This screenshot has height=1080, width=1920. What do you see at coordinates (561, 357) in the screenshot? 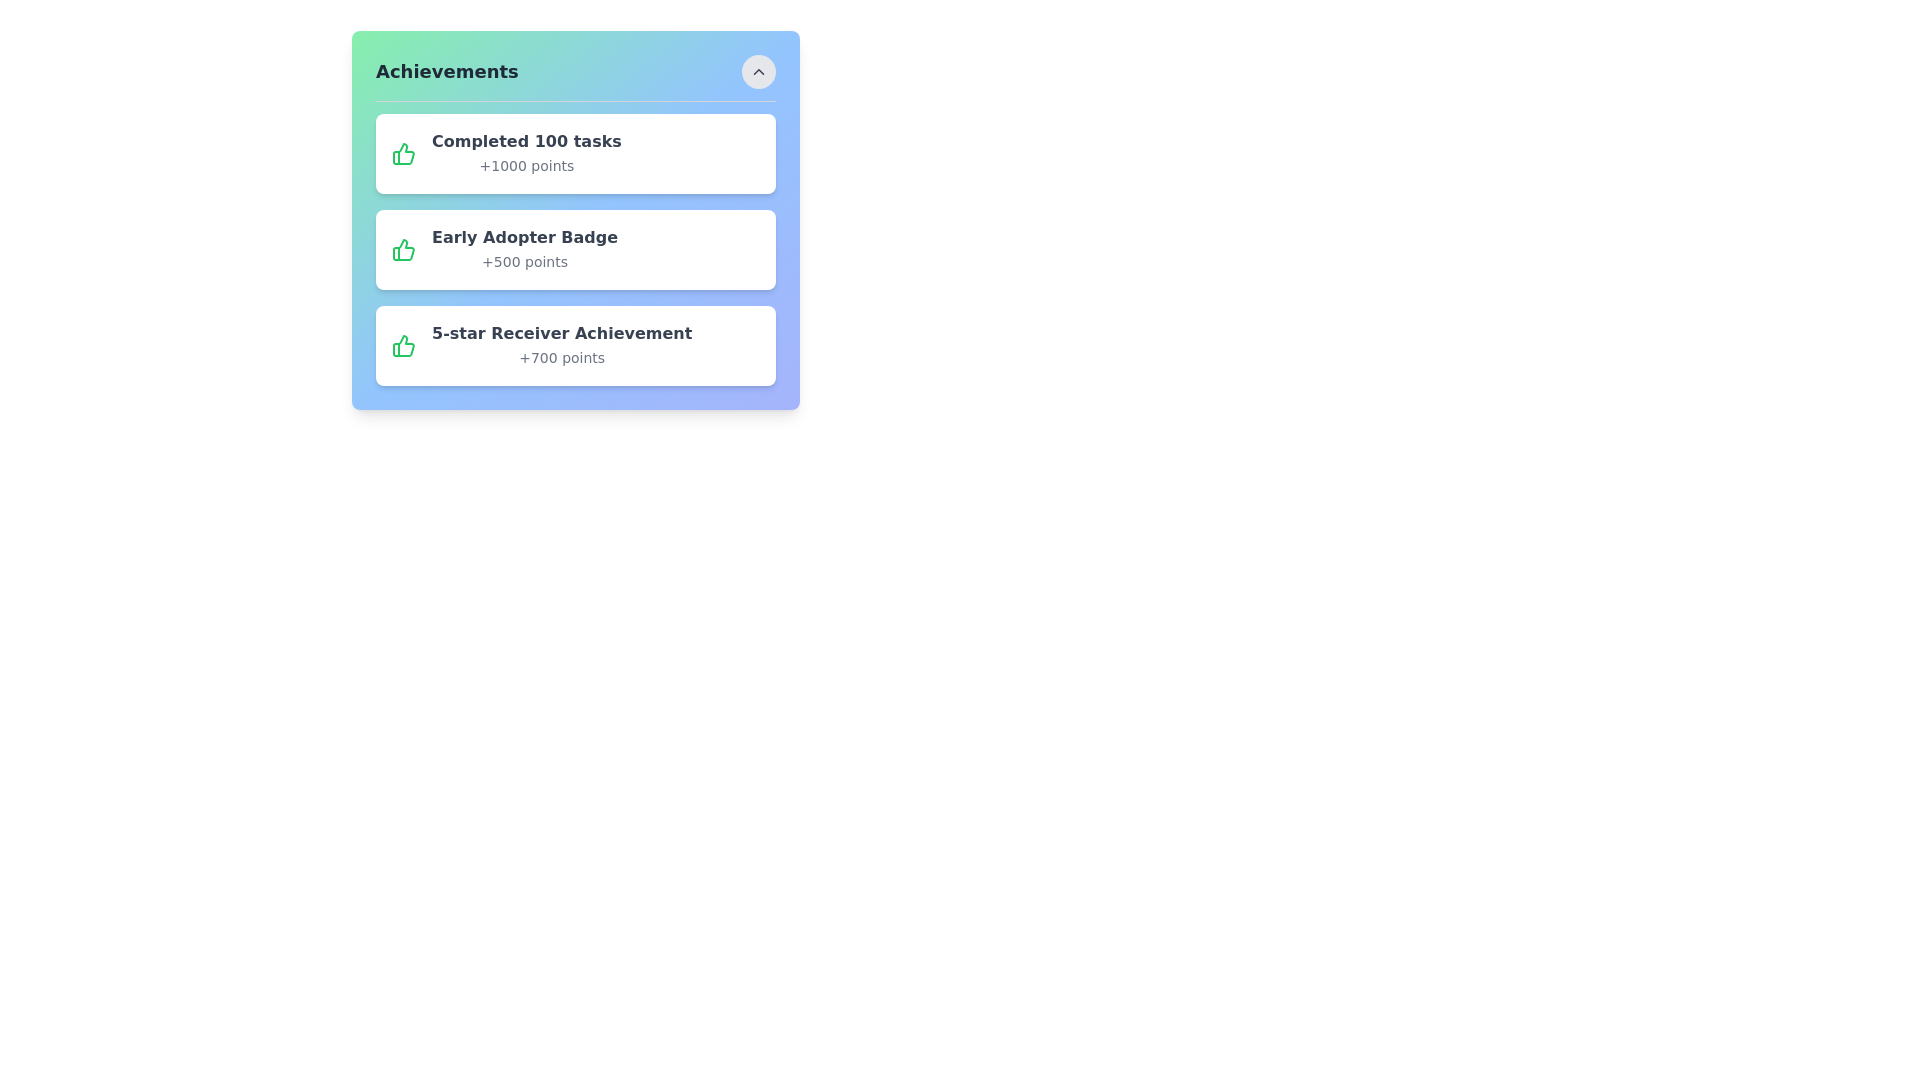
I see `text element indicating the reward points associated with the '5-star Receiver Achievement', located at the bottom-right corner of the third card in a vertically stacked list of cards` at bounding box center [561, 357].